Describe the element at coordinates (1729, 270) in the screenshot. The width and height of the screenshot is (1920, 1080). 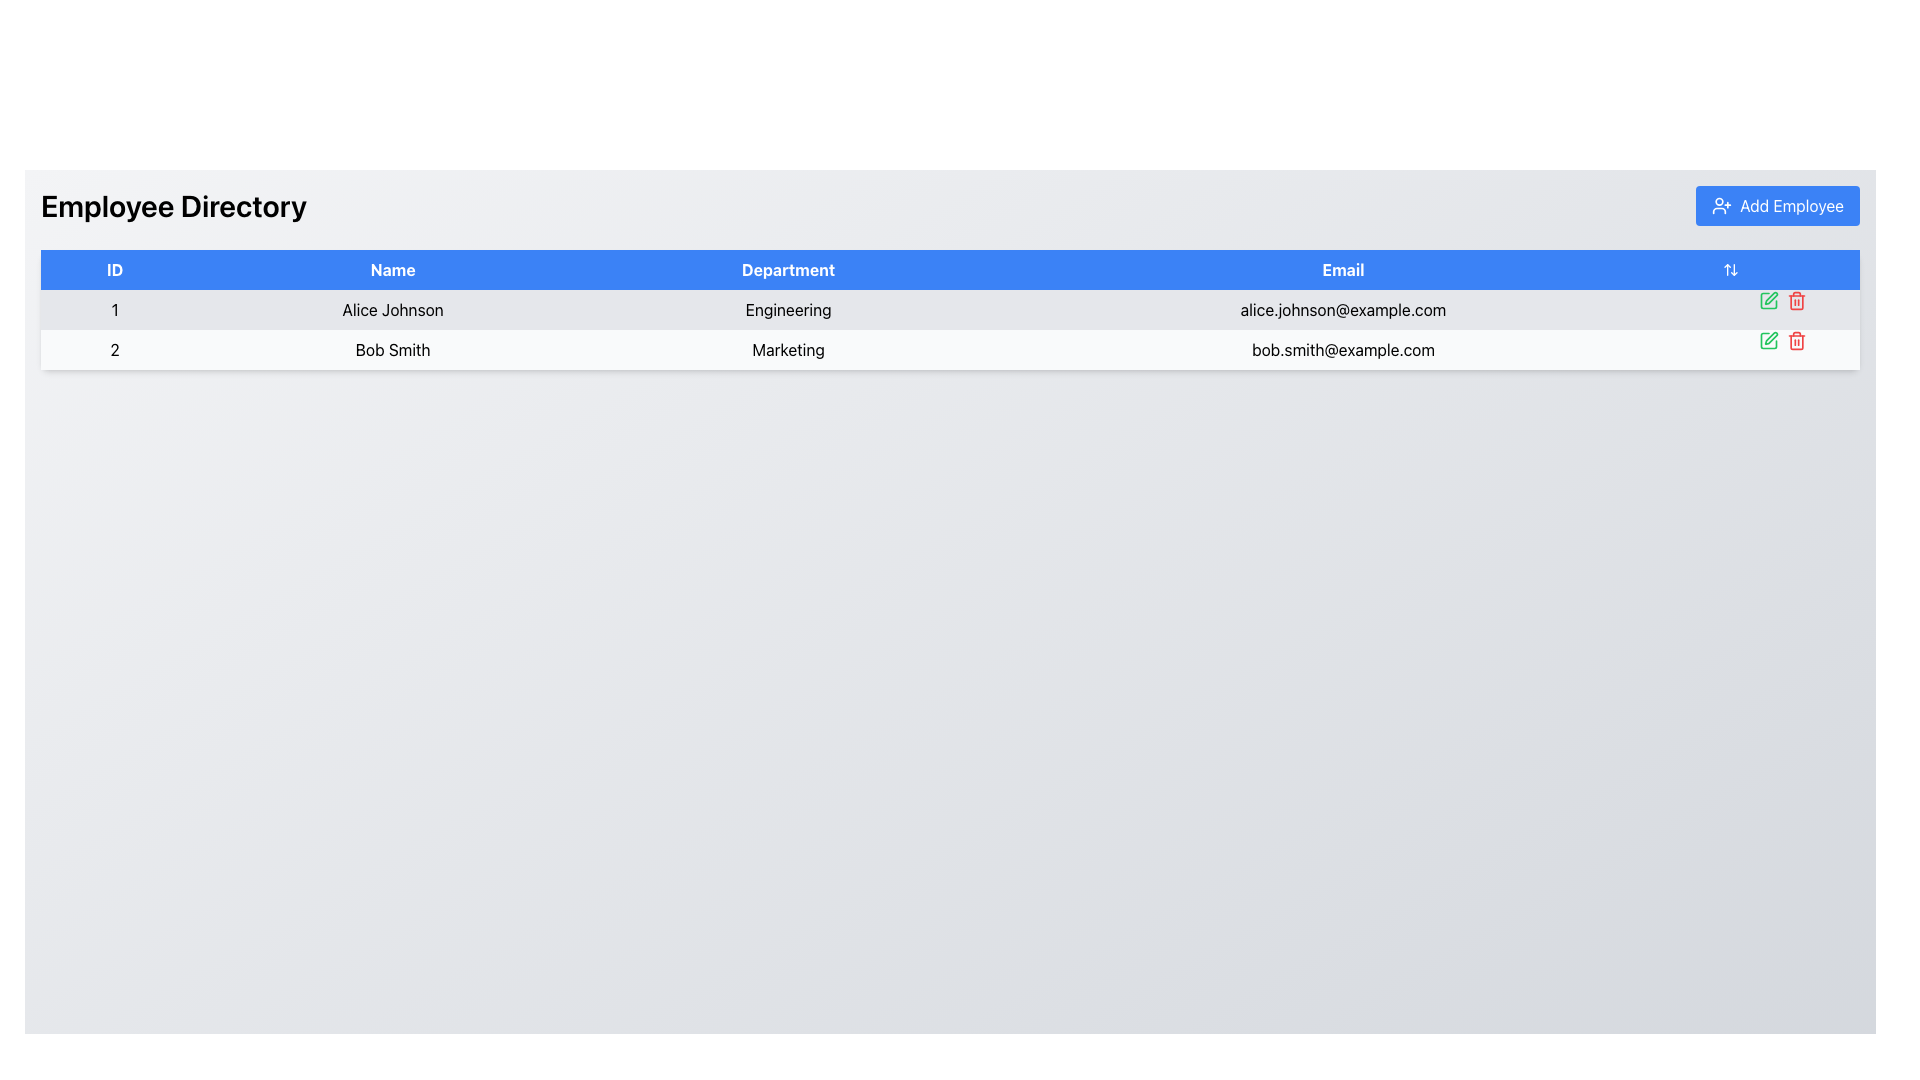
I see `the Sort Indicator Icon, which is a vertically stacked pair of arrows pointing in opposite directions on a blue background, located in the rightmost part of the second column in the header row of the table` at that location.